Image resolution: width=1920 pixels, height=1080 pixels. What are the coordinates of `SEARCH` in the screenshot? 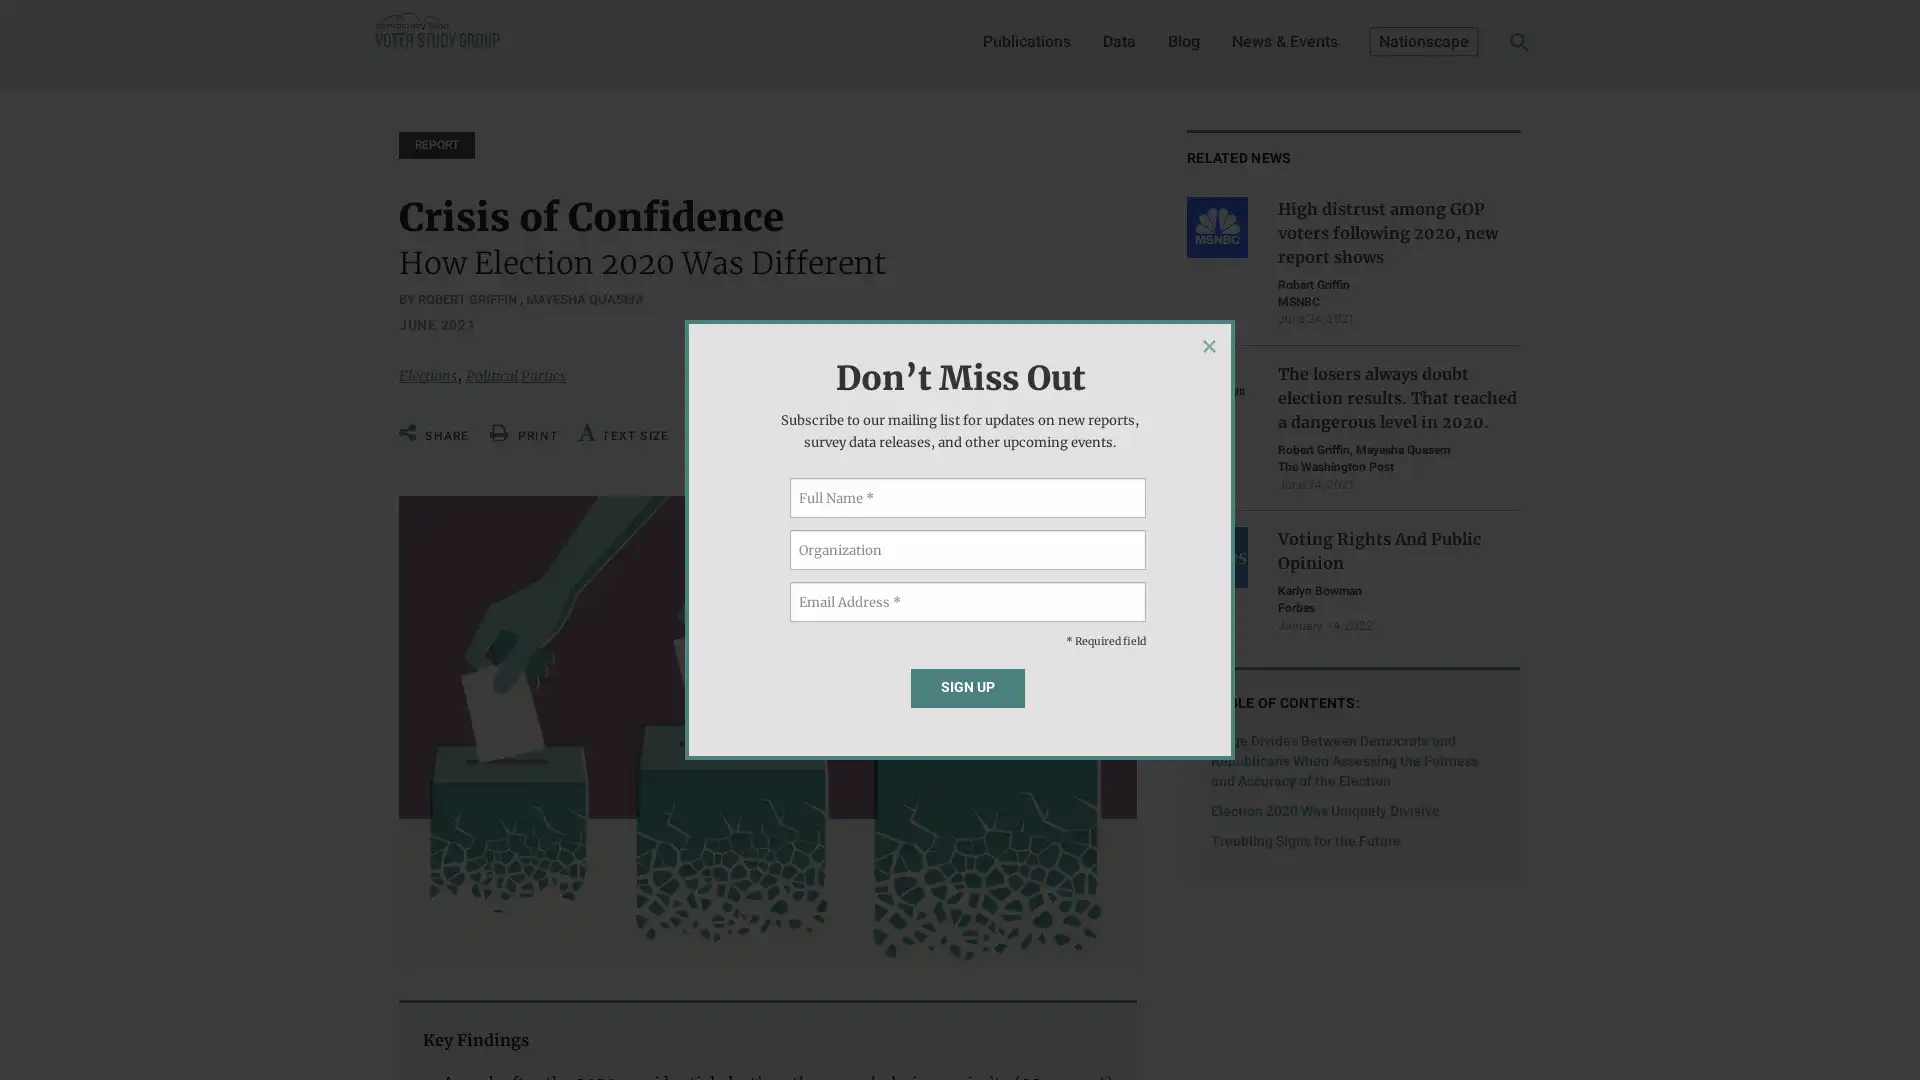 It's located at (1488, 46).